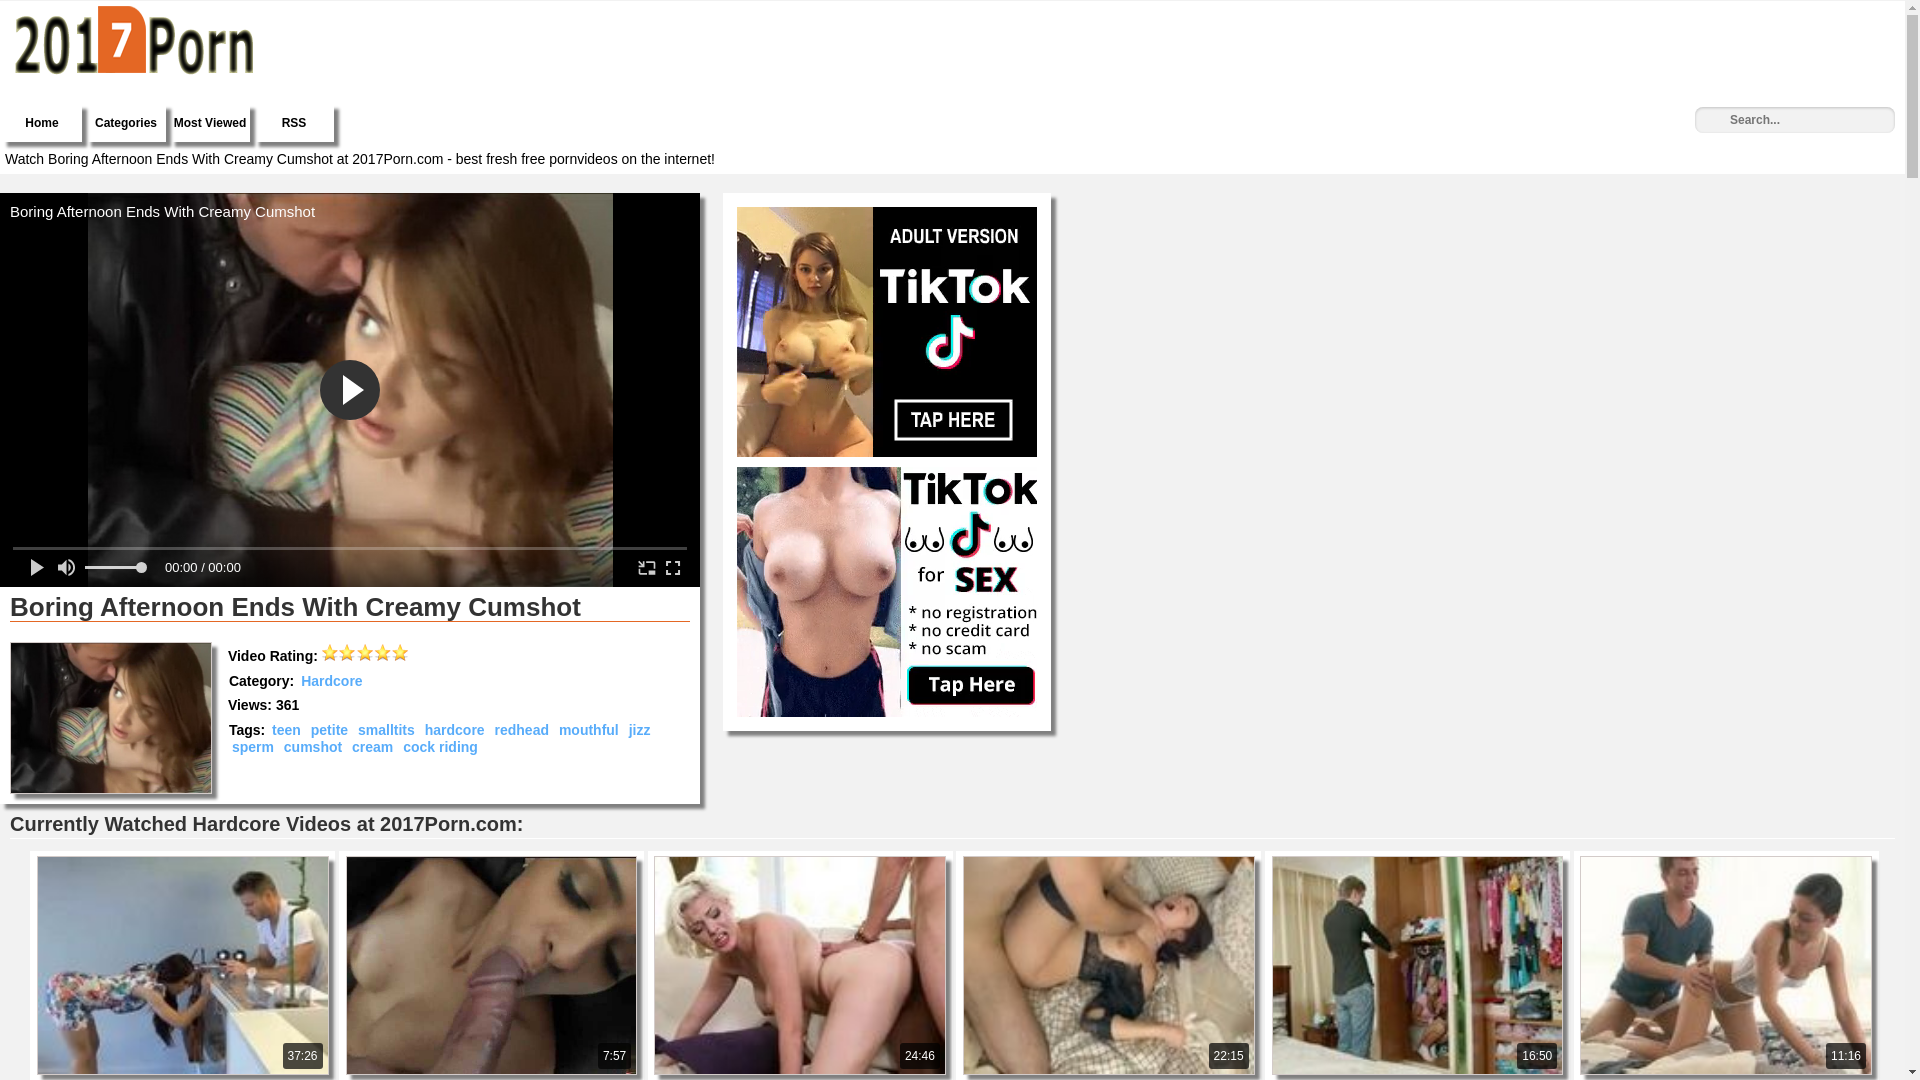 The image size is (1920, 1080). I want to click on 'RSS', so click(292, 123).